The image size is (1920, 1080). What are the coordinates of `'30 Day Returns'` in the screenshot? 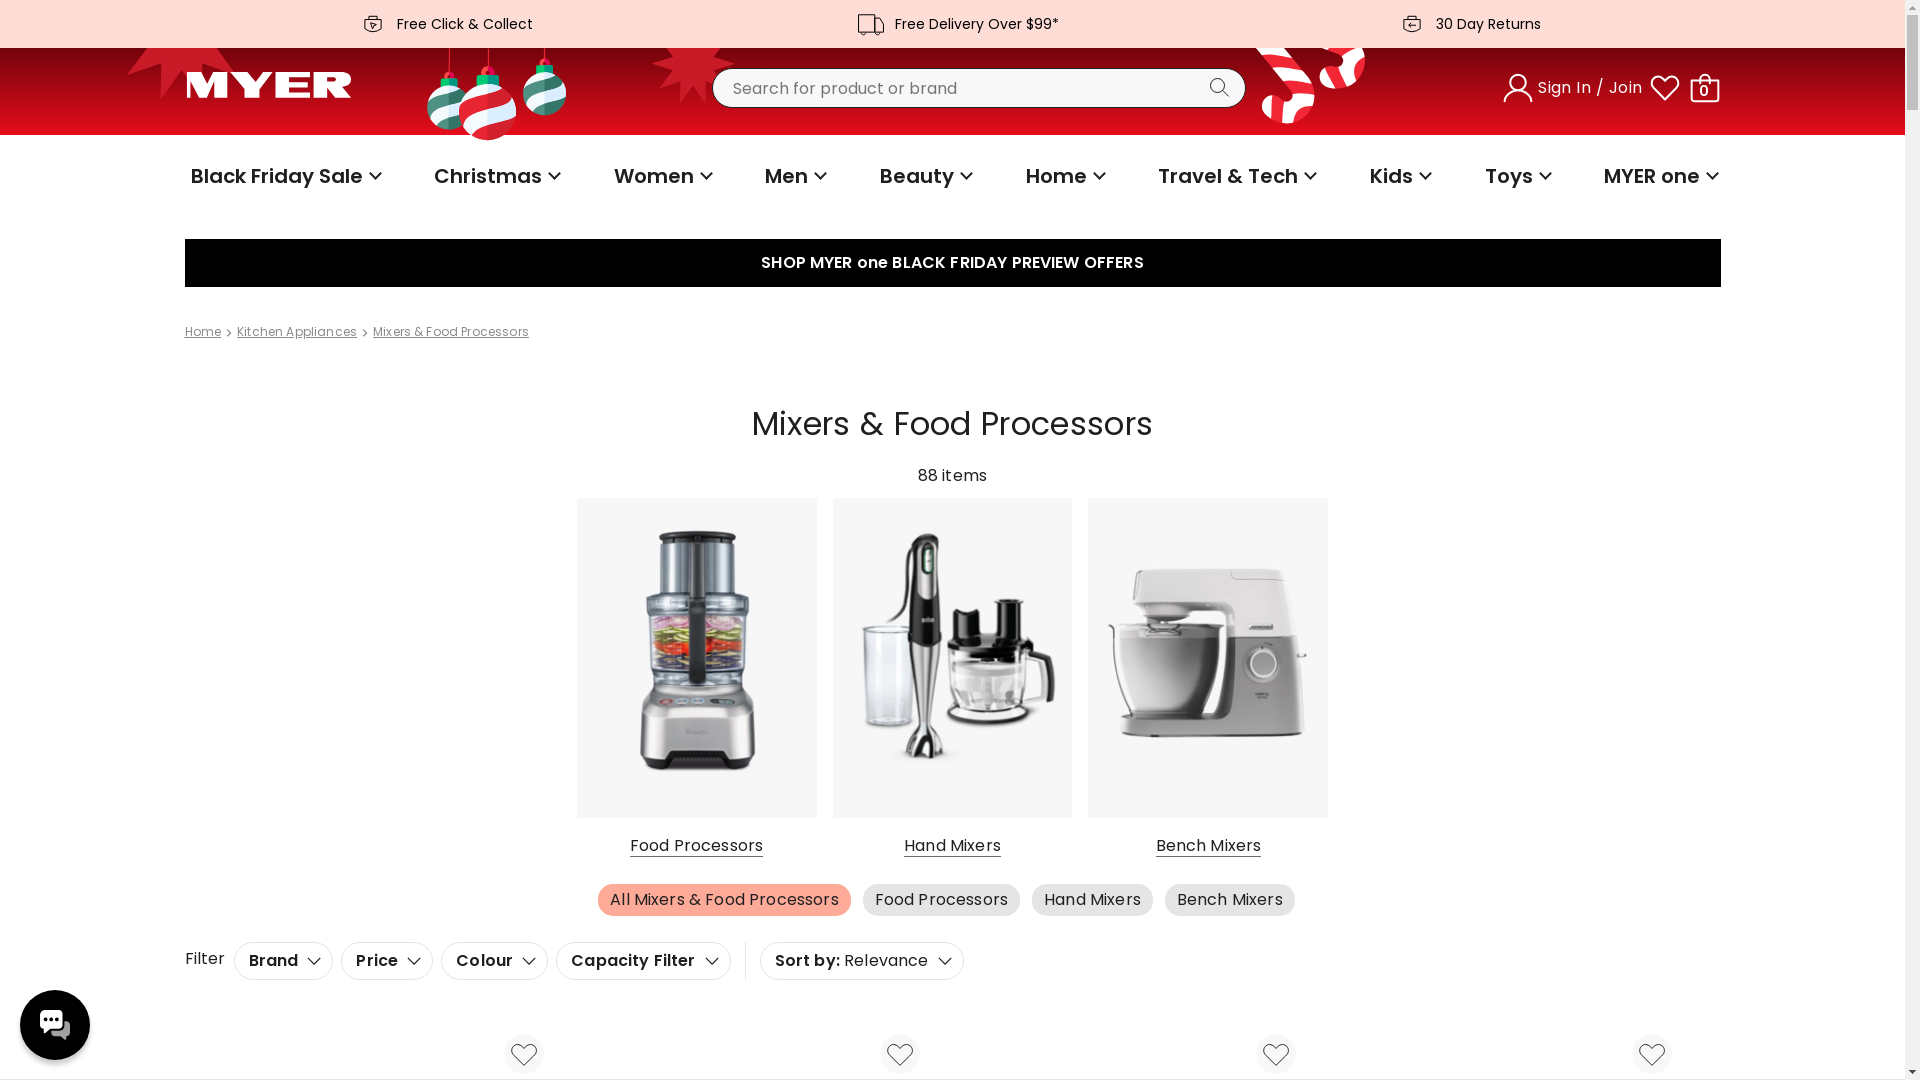 It's located at (1464, 23).